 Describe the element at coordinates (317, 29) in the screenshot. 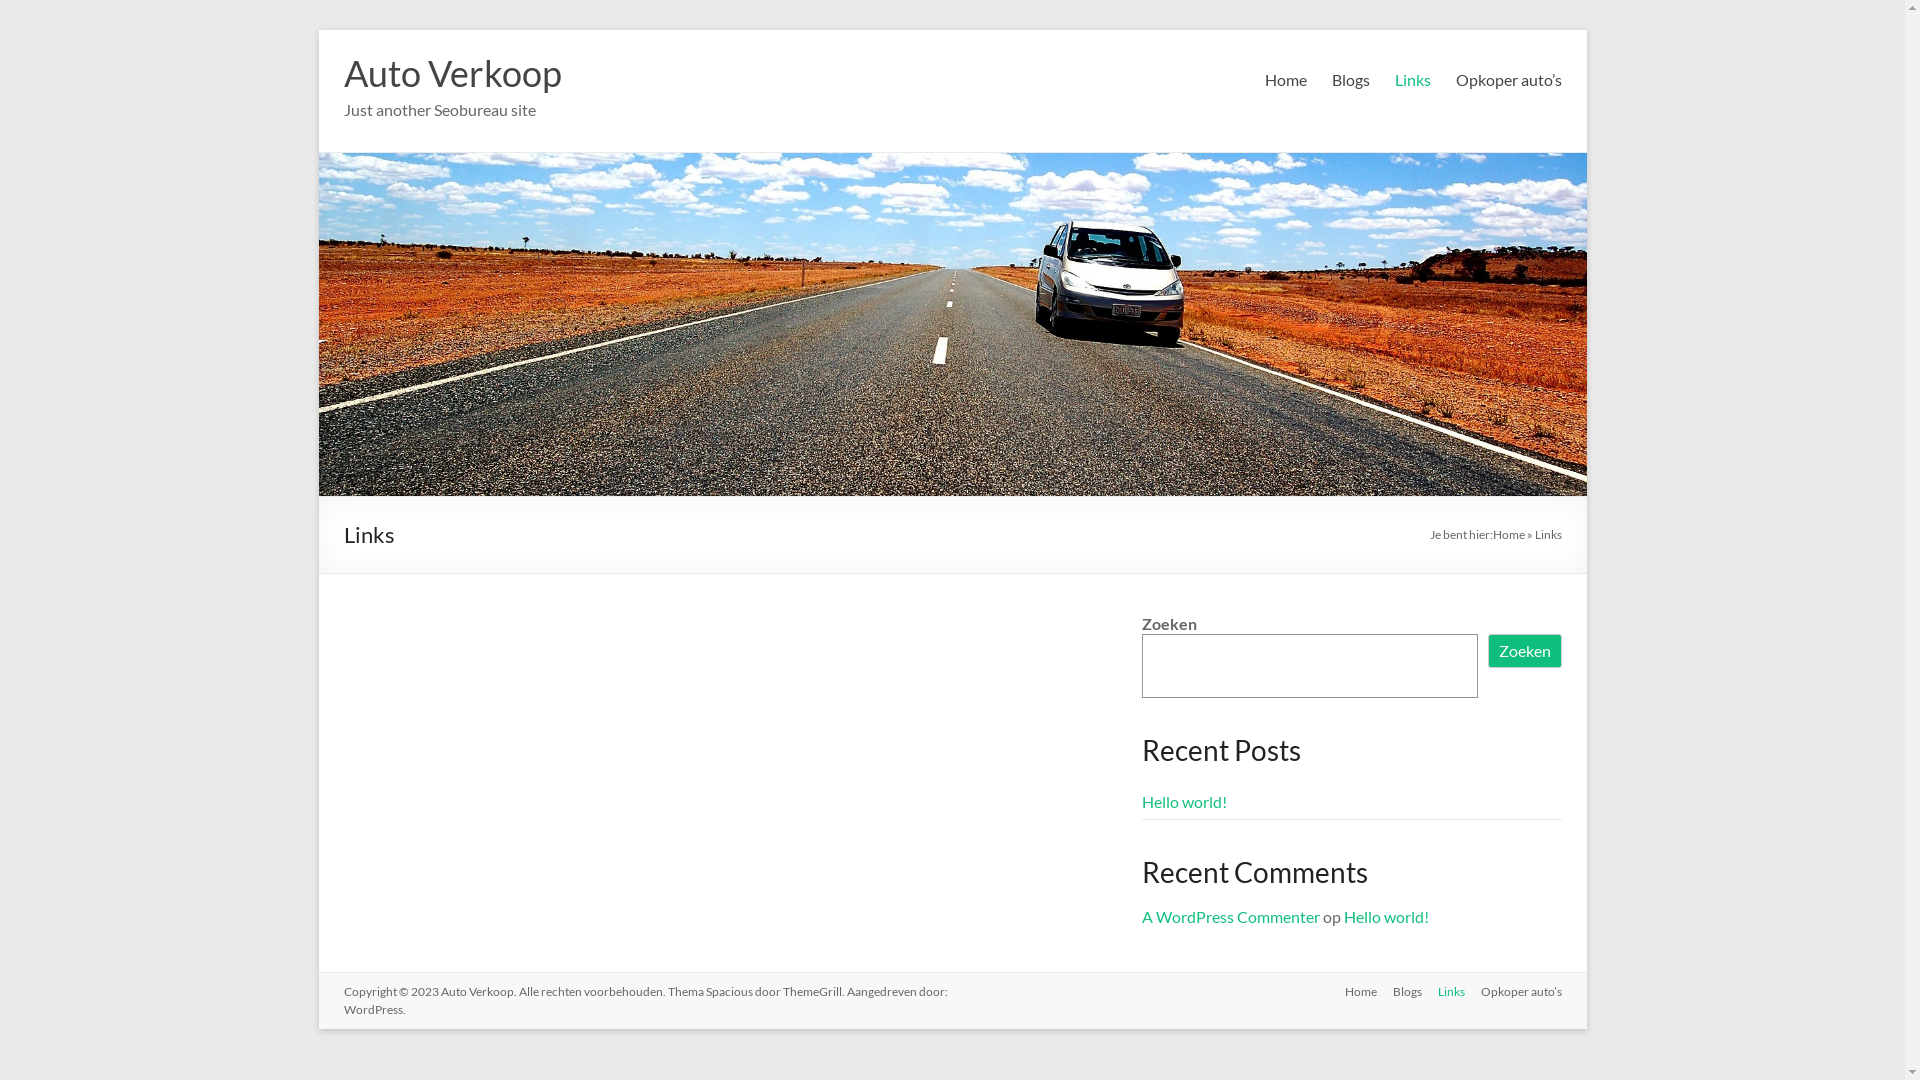

I see `'Ga naar inhoud'` at that location.